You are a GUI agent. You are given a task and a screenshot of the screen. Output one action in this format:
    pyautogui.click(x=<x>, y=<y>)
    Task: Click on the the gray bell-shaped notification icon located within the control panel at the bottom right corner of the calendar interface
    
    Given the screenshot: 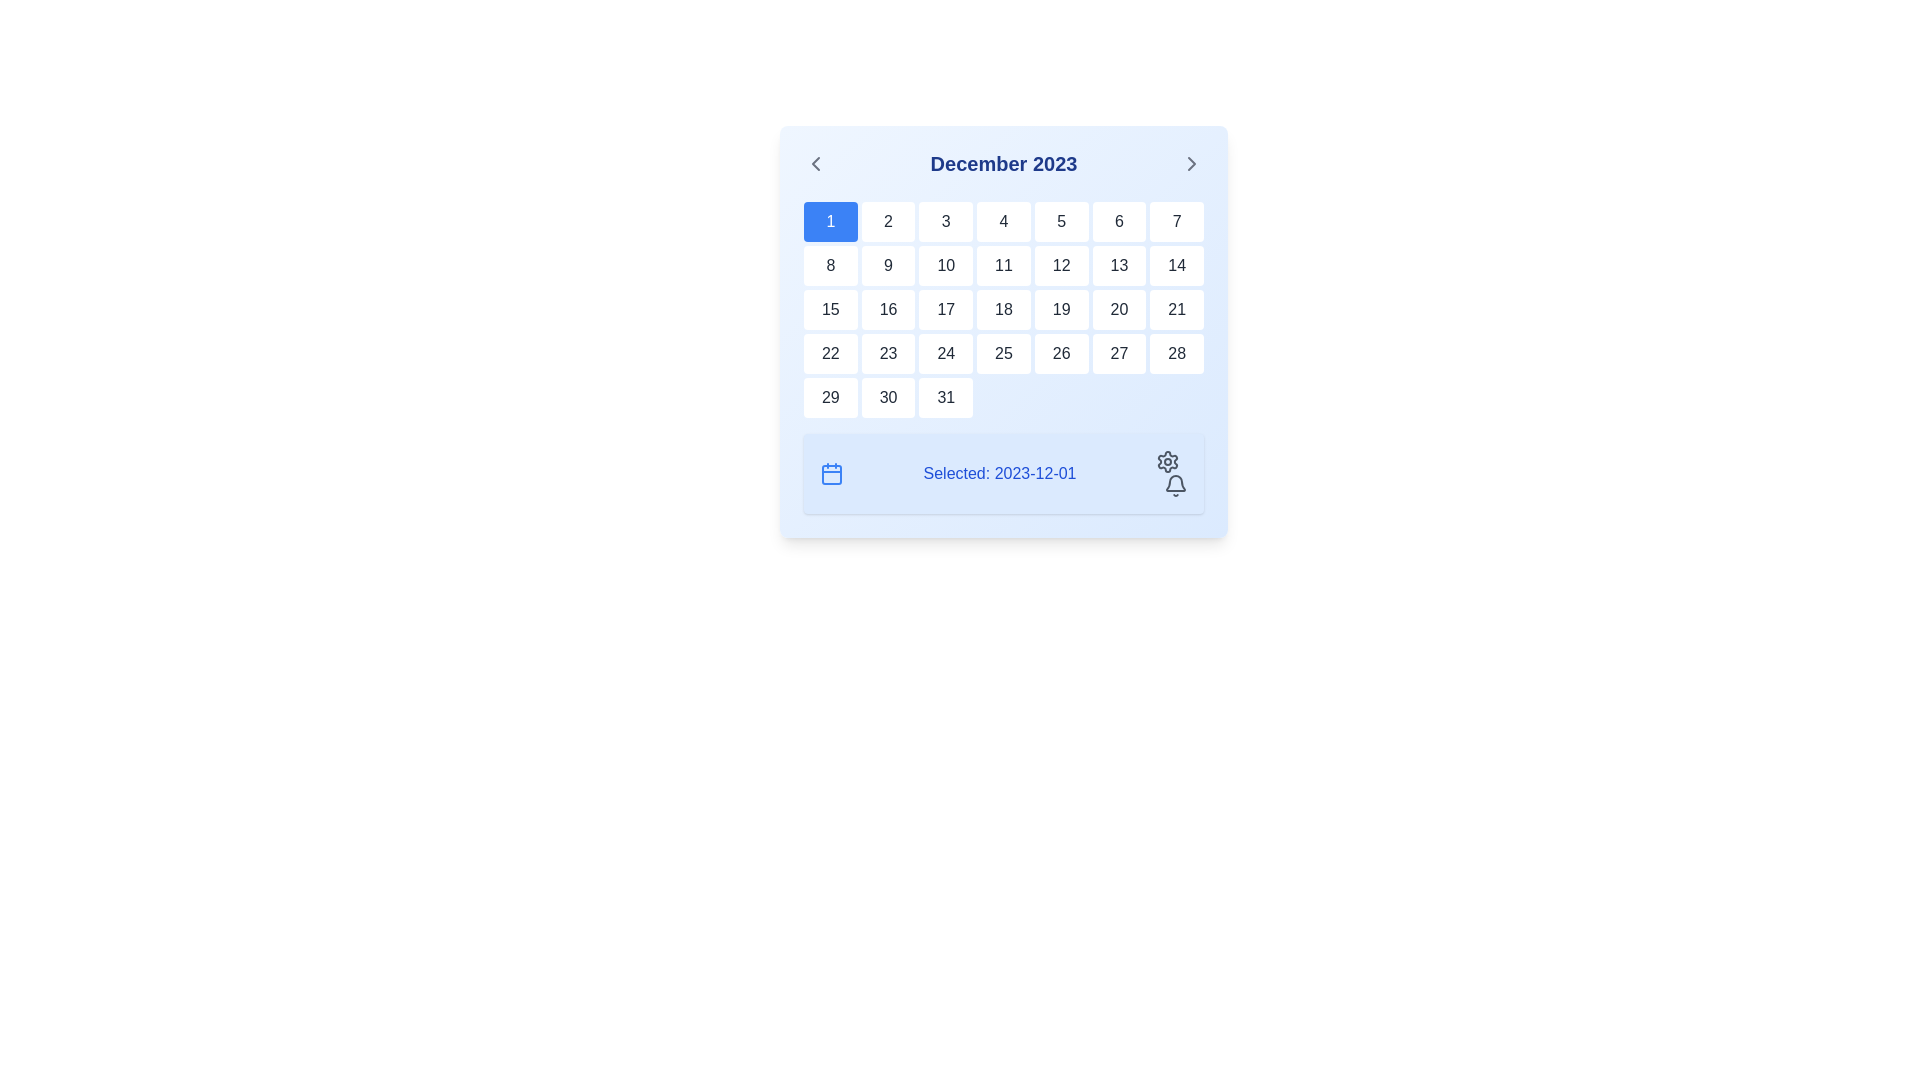 What is the action you would take?
    pyautogui.click(x=1176, y=486)
    